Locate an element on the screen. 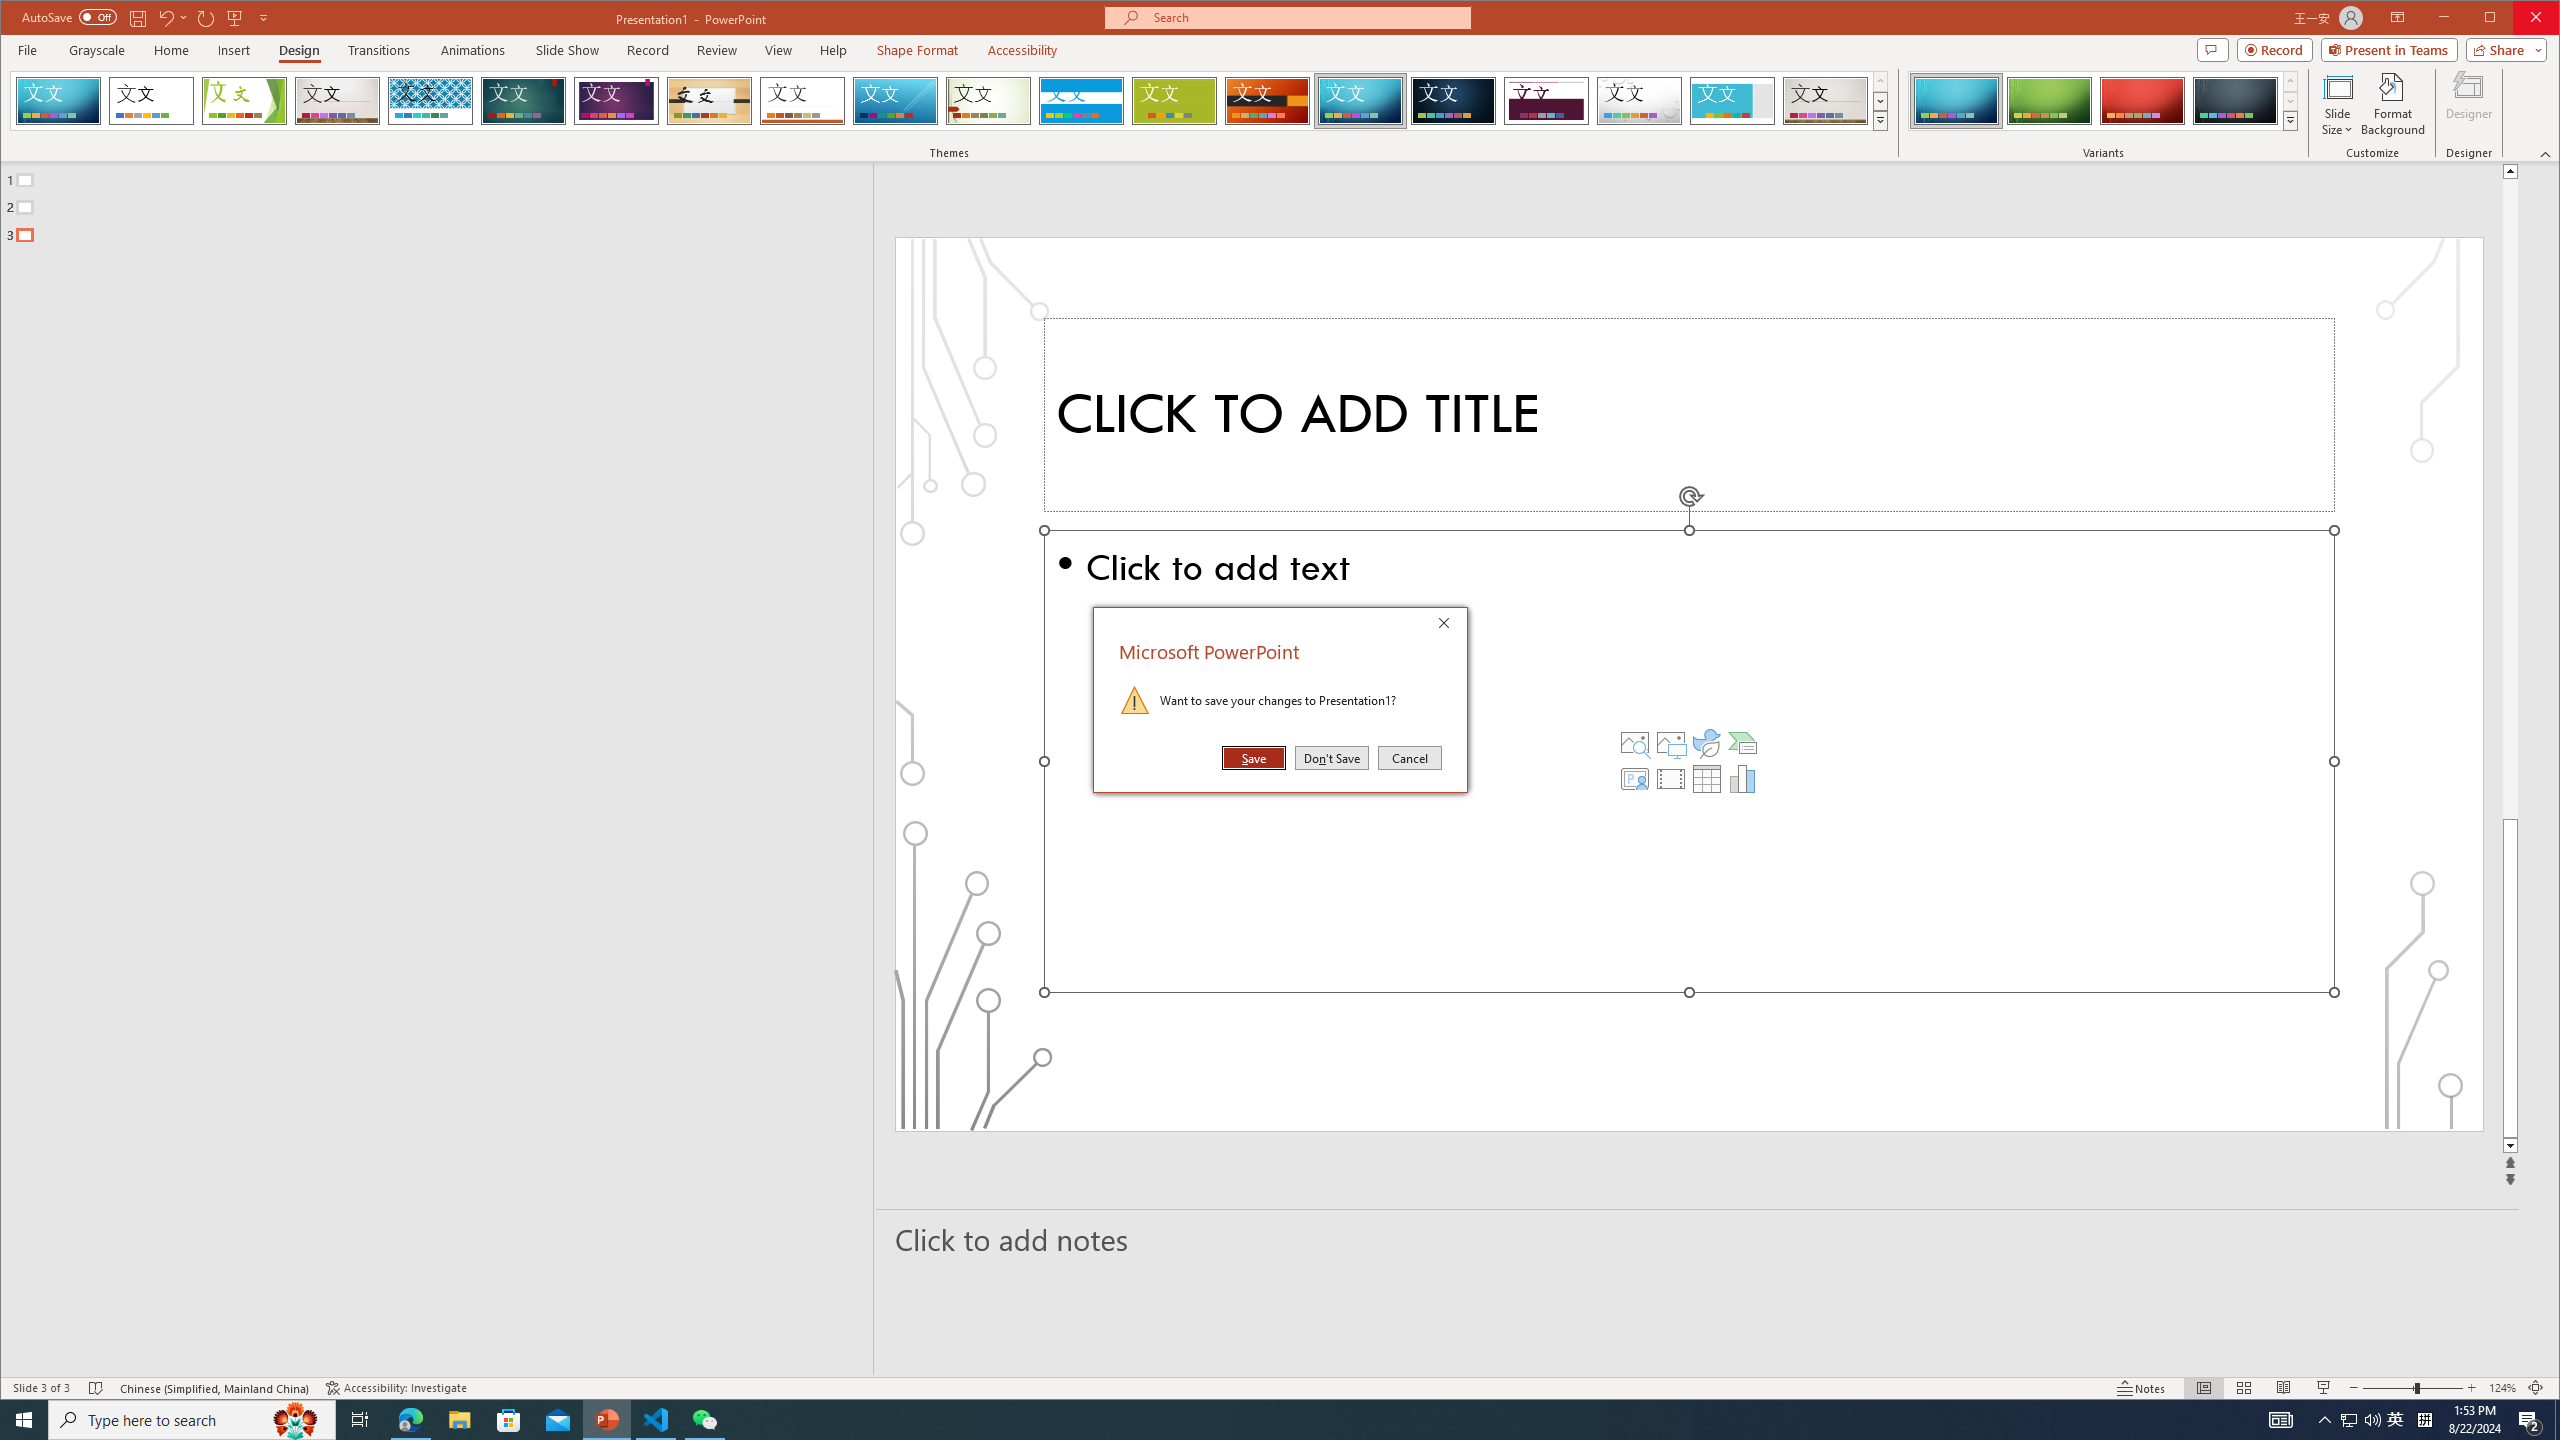 Image resolution: width=2560 pixels, height=1440 pixels. 'Action Center, 2 new notifications' is located at coordinates (2530, 1418).